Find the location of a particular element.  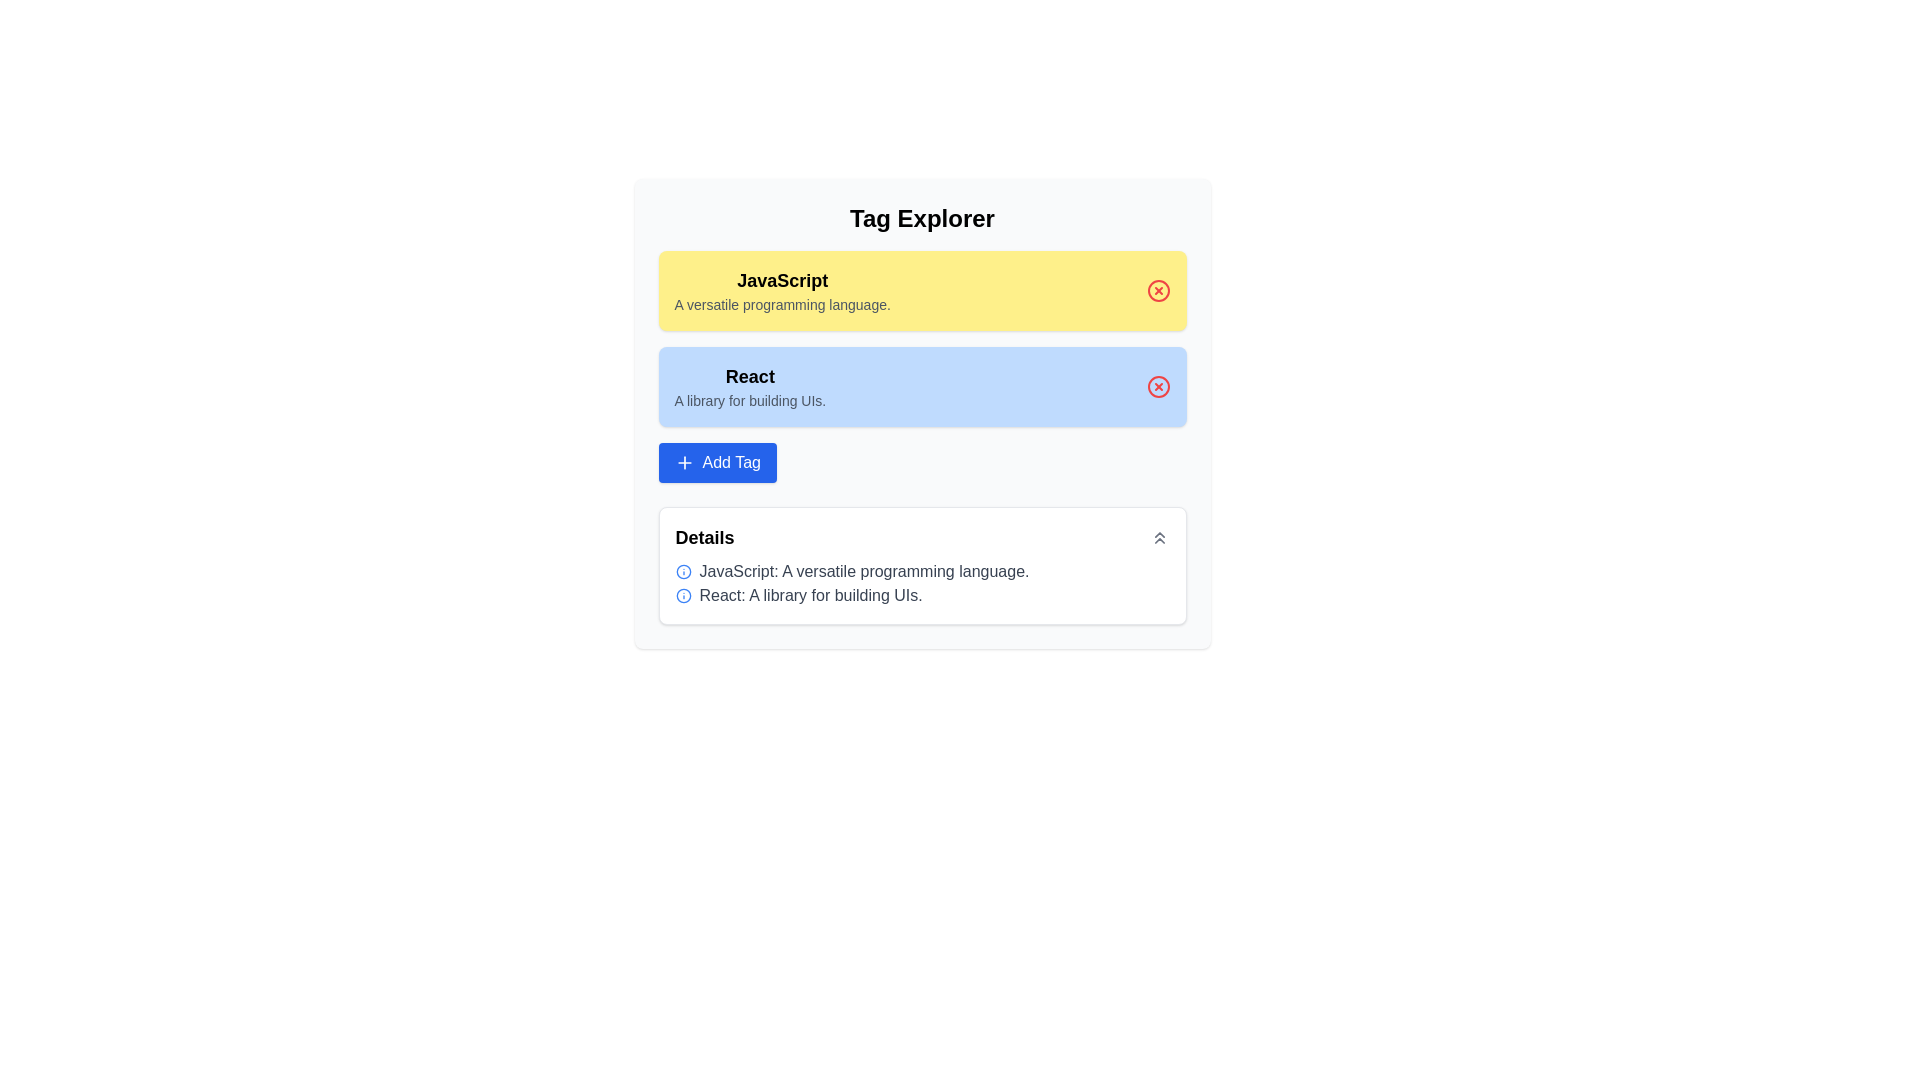

the text label that reads 'A versatile programming language.' which is styled in gray and located below the bold 'JavaScript' title within a yellow box is located at coordinates (781, 304).